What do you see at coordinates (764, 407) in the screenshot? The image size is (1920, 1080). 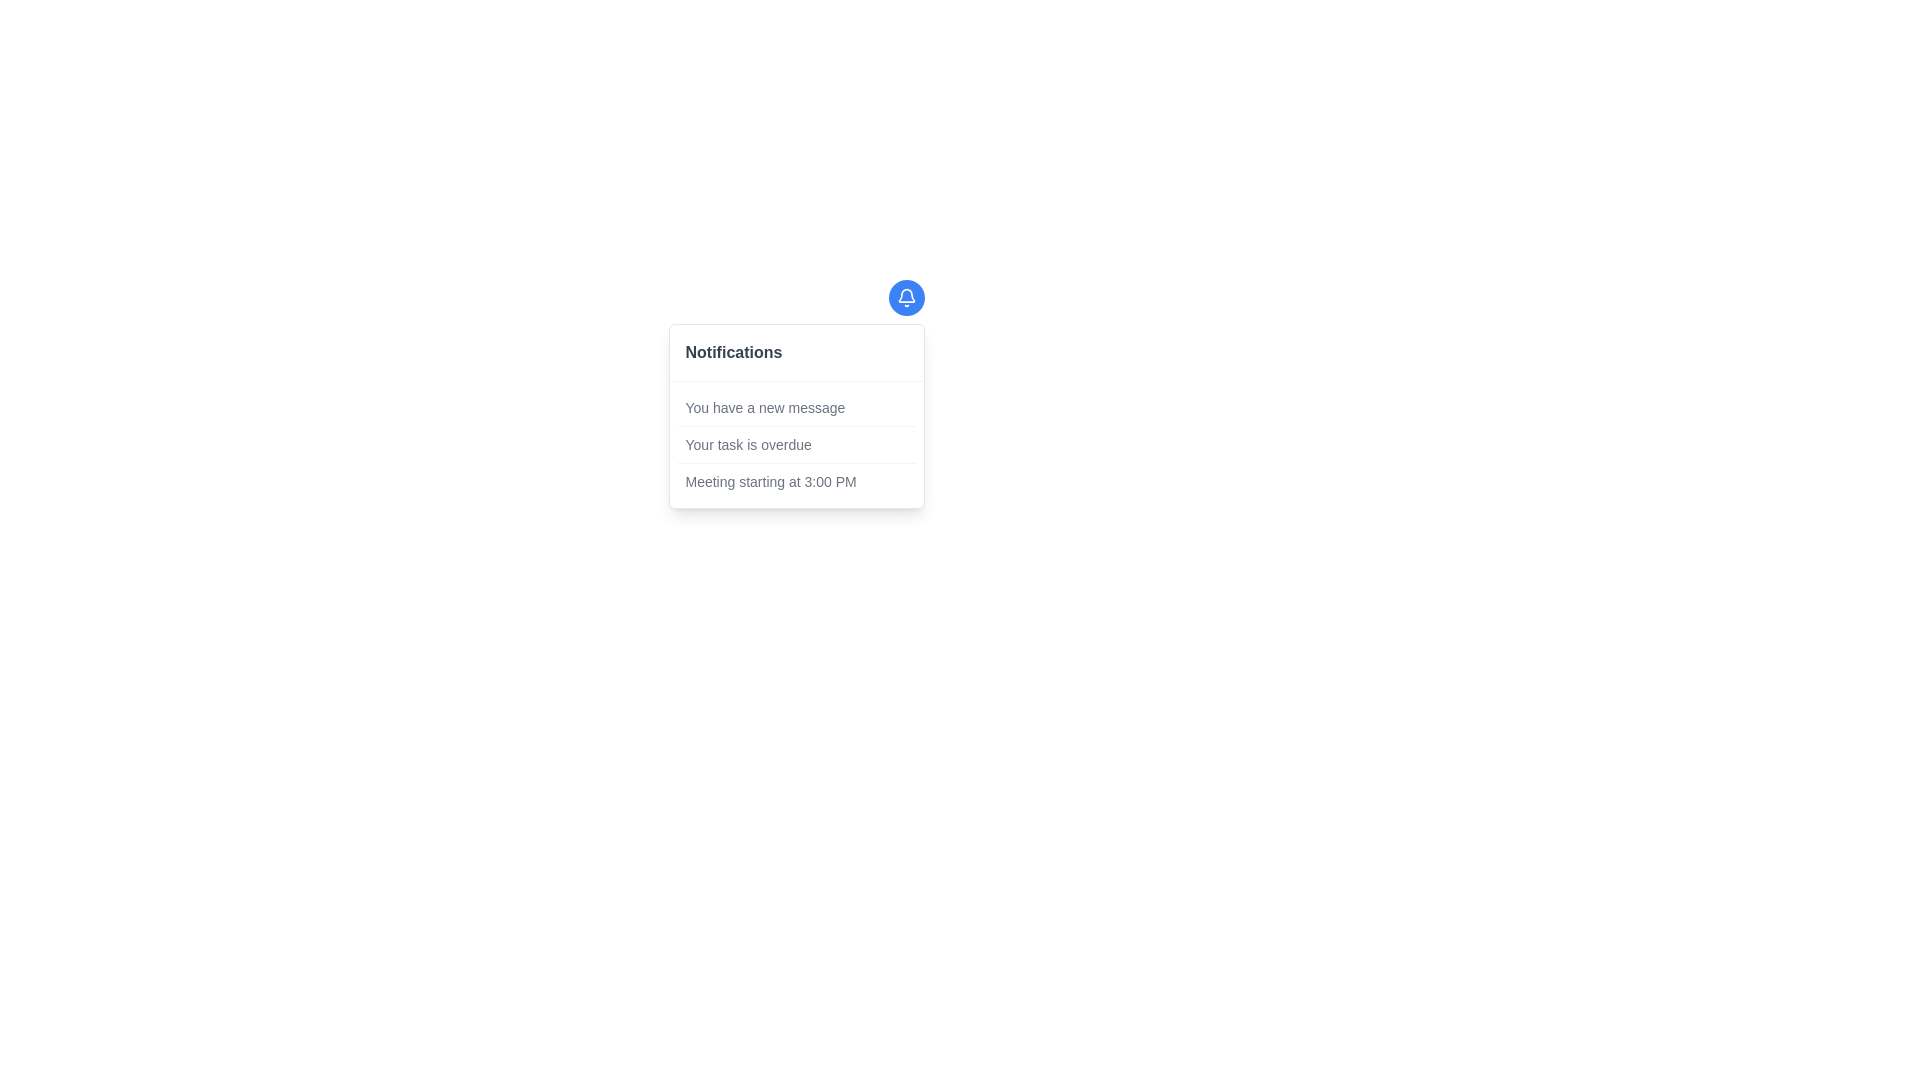 I see `text of the notification message that says 'You have a new message', which is displayed in a small-sized, gray-colored font within the notification dropdown panel` at bounding box center [764, 407].